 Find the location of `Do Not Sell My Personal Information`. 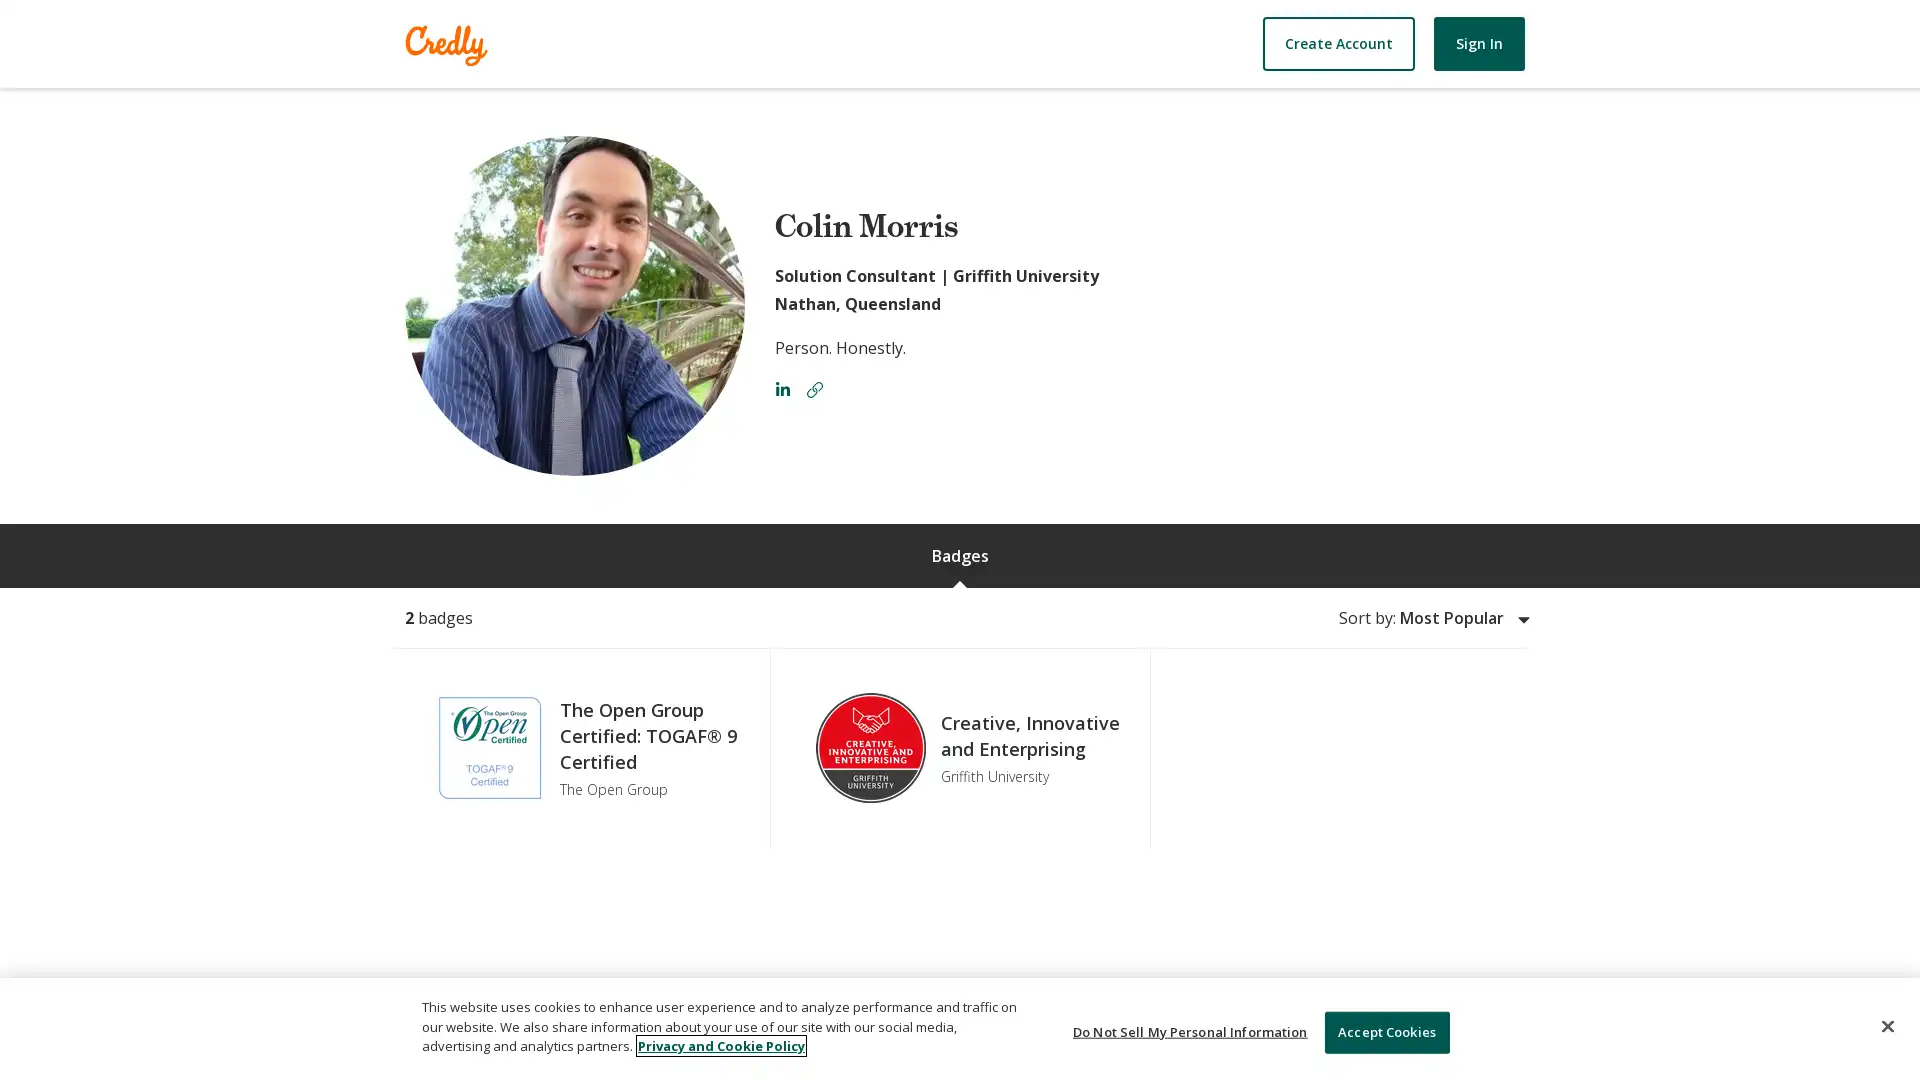

Do Not Sell My Personal Information is located at coordinates (1190, 1032).